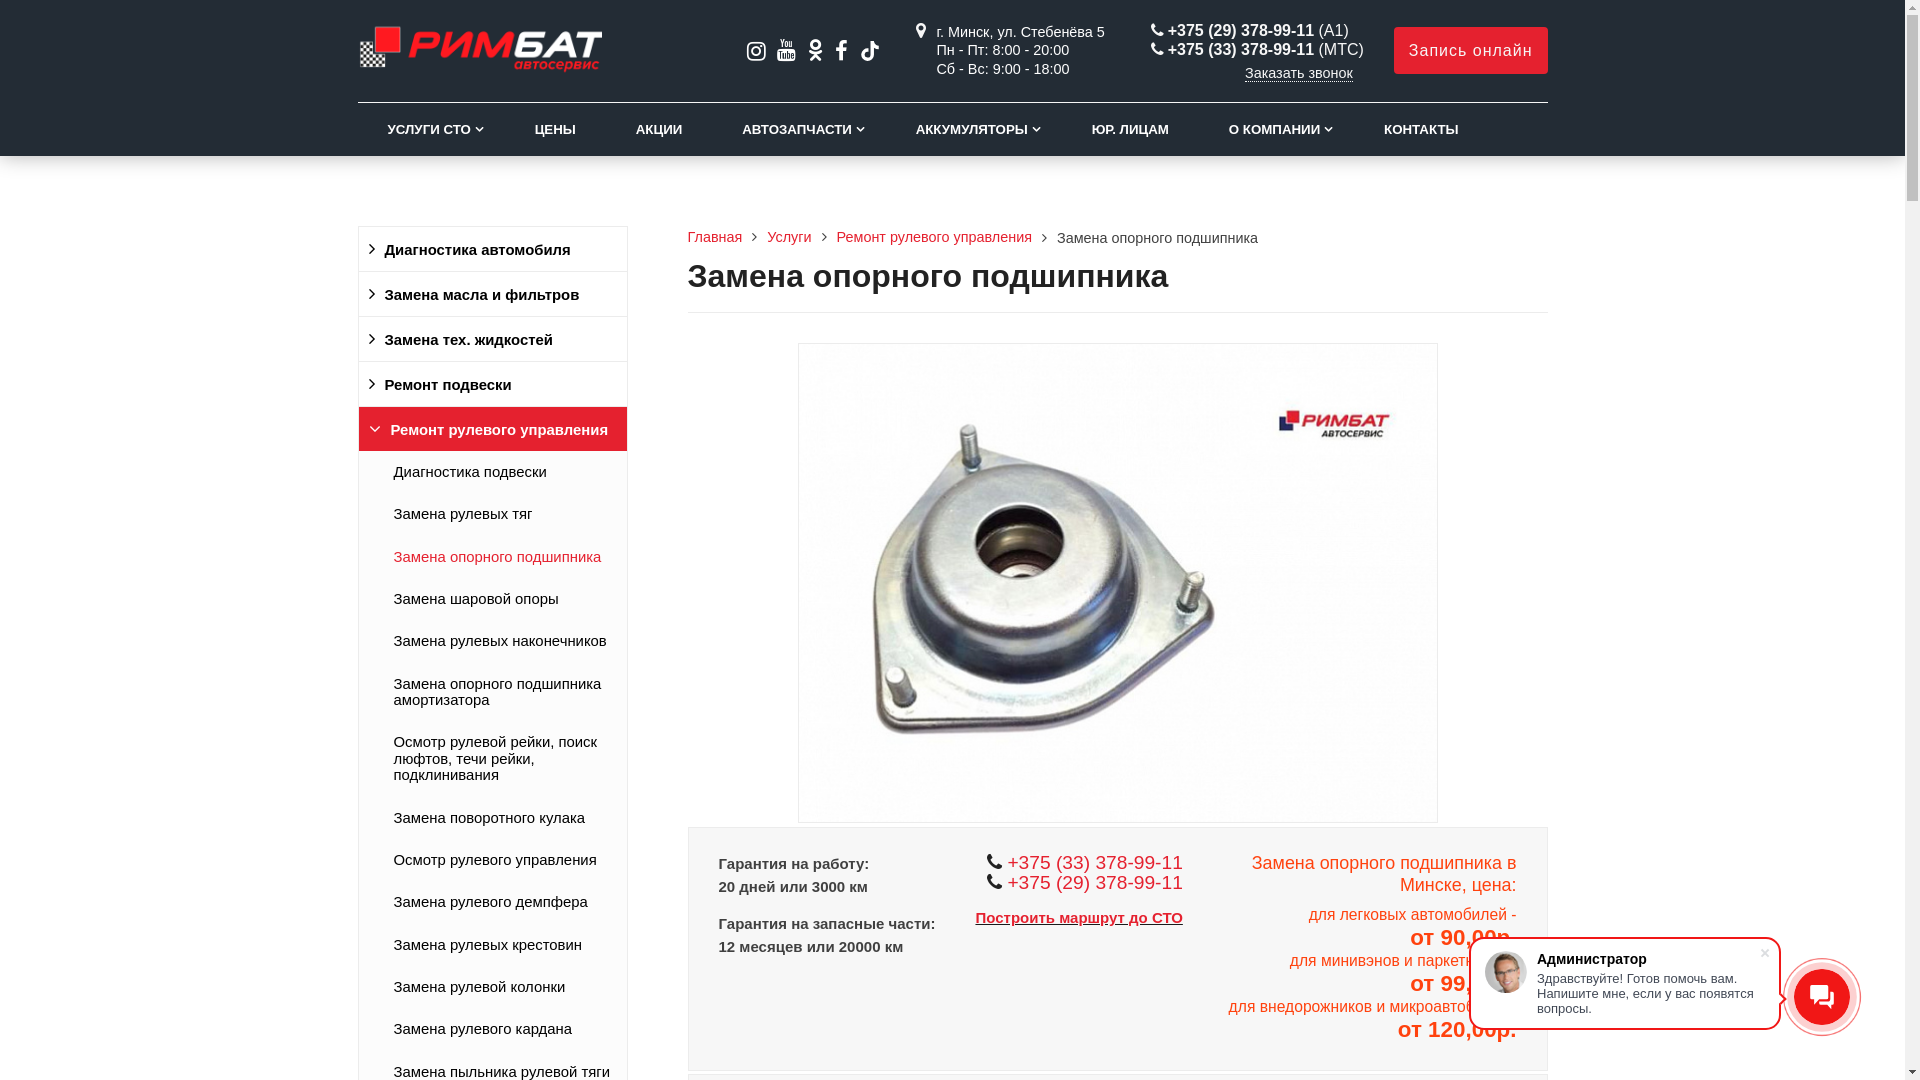 The height and width of the screenshot is (1080, 1920). Describe the element at coordinates (1007, 881) in the screenshot. I see `'+375 (29) 378-99-11'` at that location.